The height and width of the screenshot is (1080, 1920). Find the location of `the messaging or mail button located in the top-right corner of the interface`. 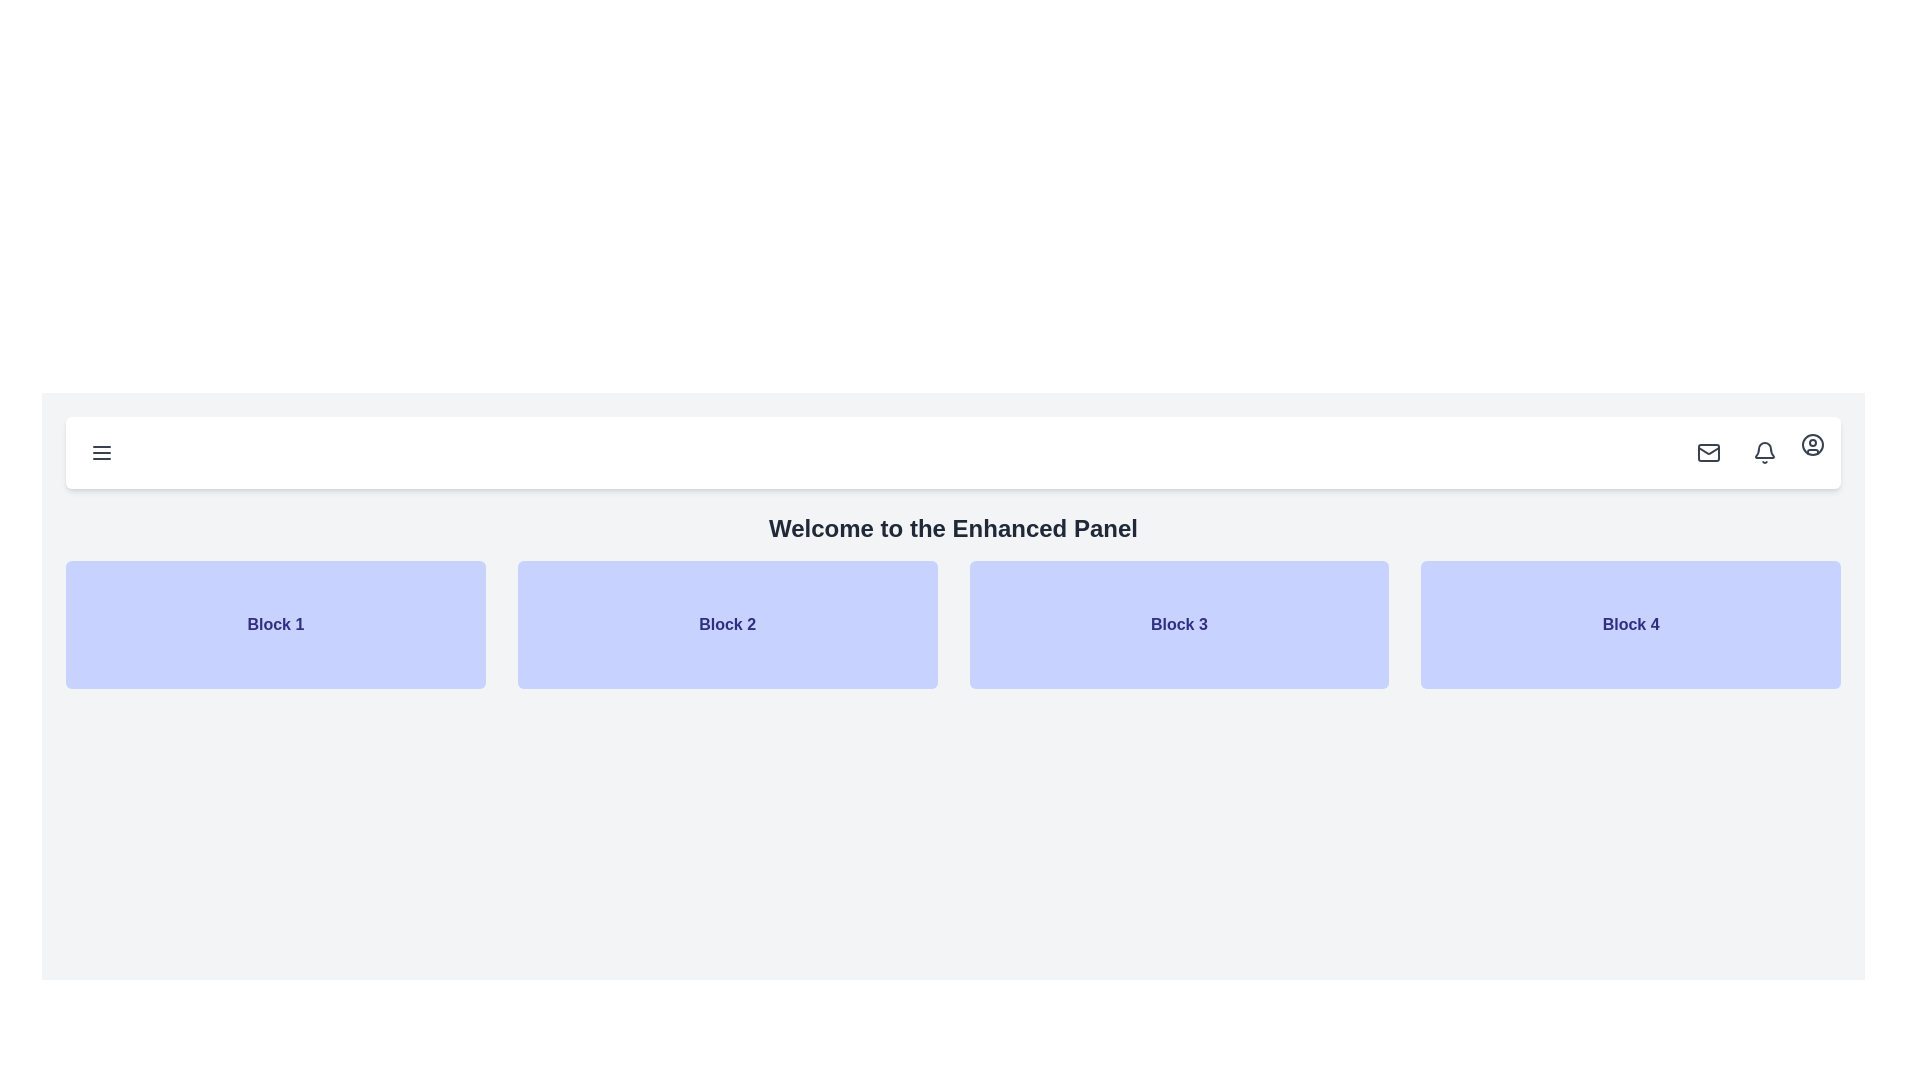

the messaging or mail button located in the top-right corner of the interface is located at coordinates (1707, 452).